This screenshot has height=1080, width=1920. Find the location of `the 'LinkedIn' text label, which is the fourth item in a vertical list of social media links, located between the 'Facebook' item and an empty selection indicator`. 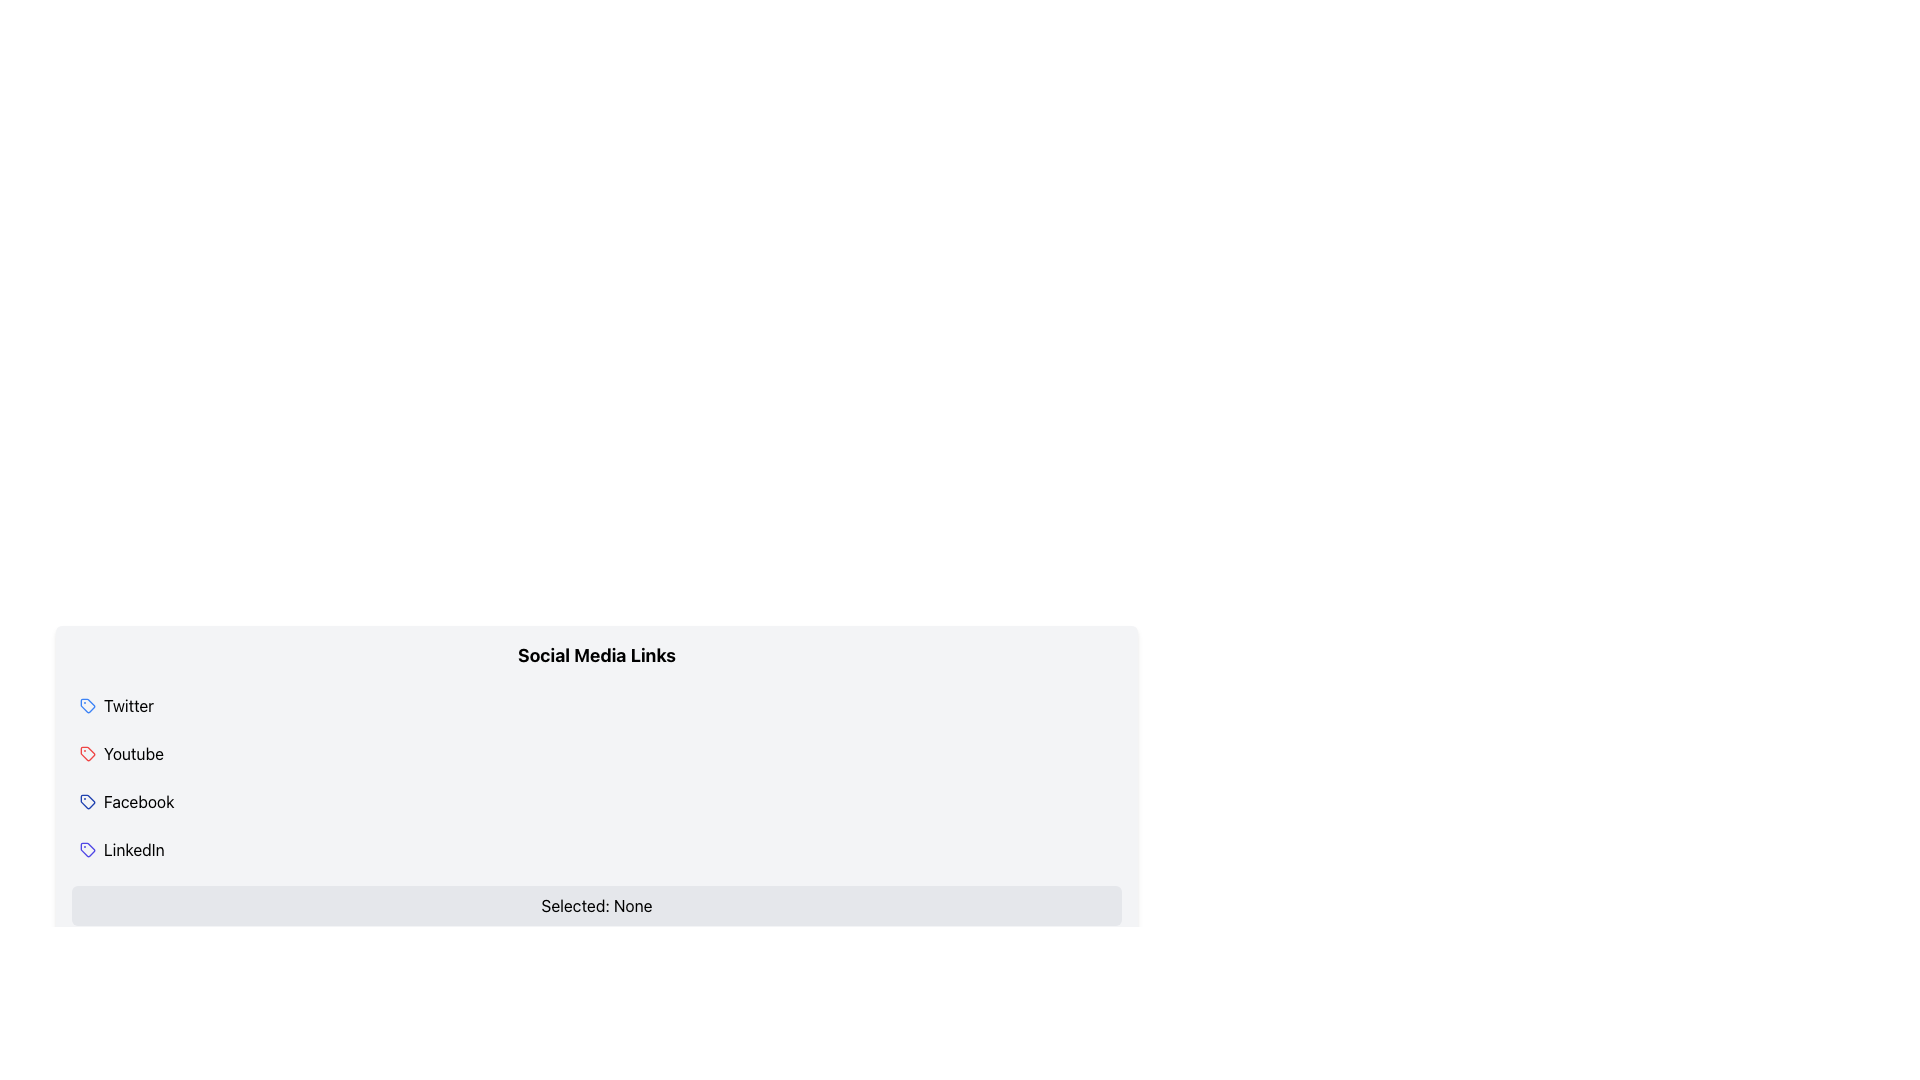

the 'LinkedIn' text label, which is the fourth item in a vertical list of social media links, located between the 'Facebook' item and an empty selection indicator is located at coordinates (133, 849).